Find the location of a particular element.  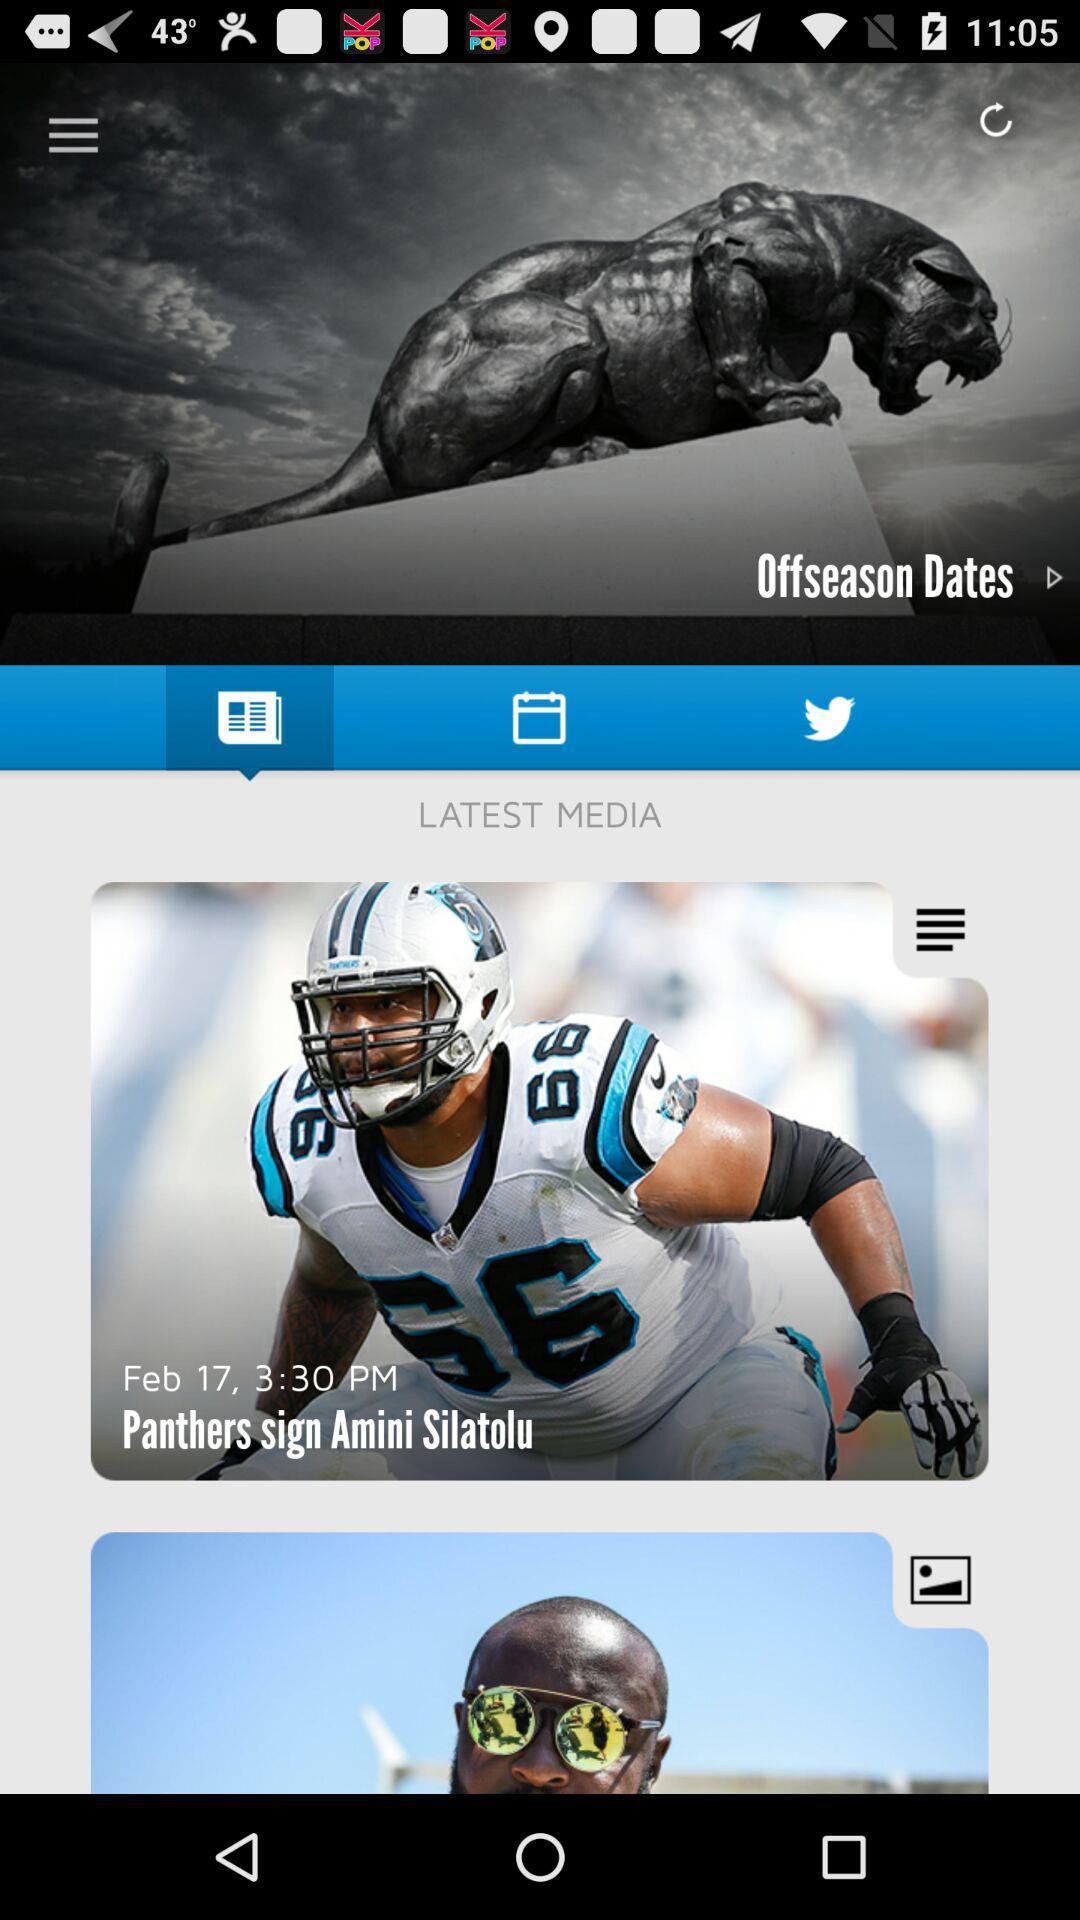

the the symbol which is left hand side of the bird symbol is located at coordinates (538, 718).